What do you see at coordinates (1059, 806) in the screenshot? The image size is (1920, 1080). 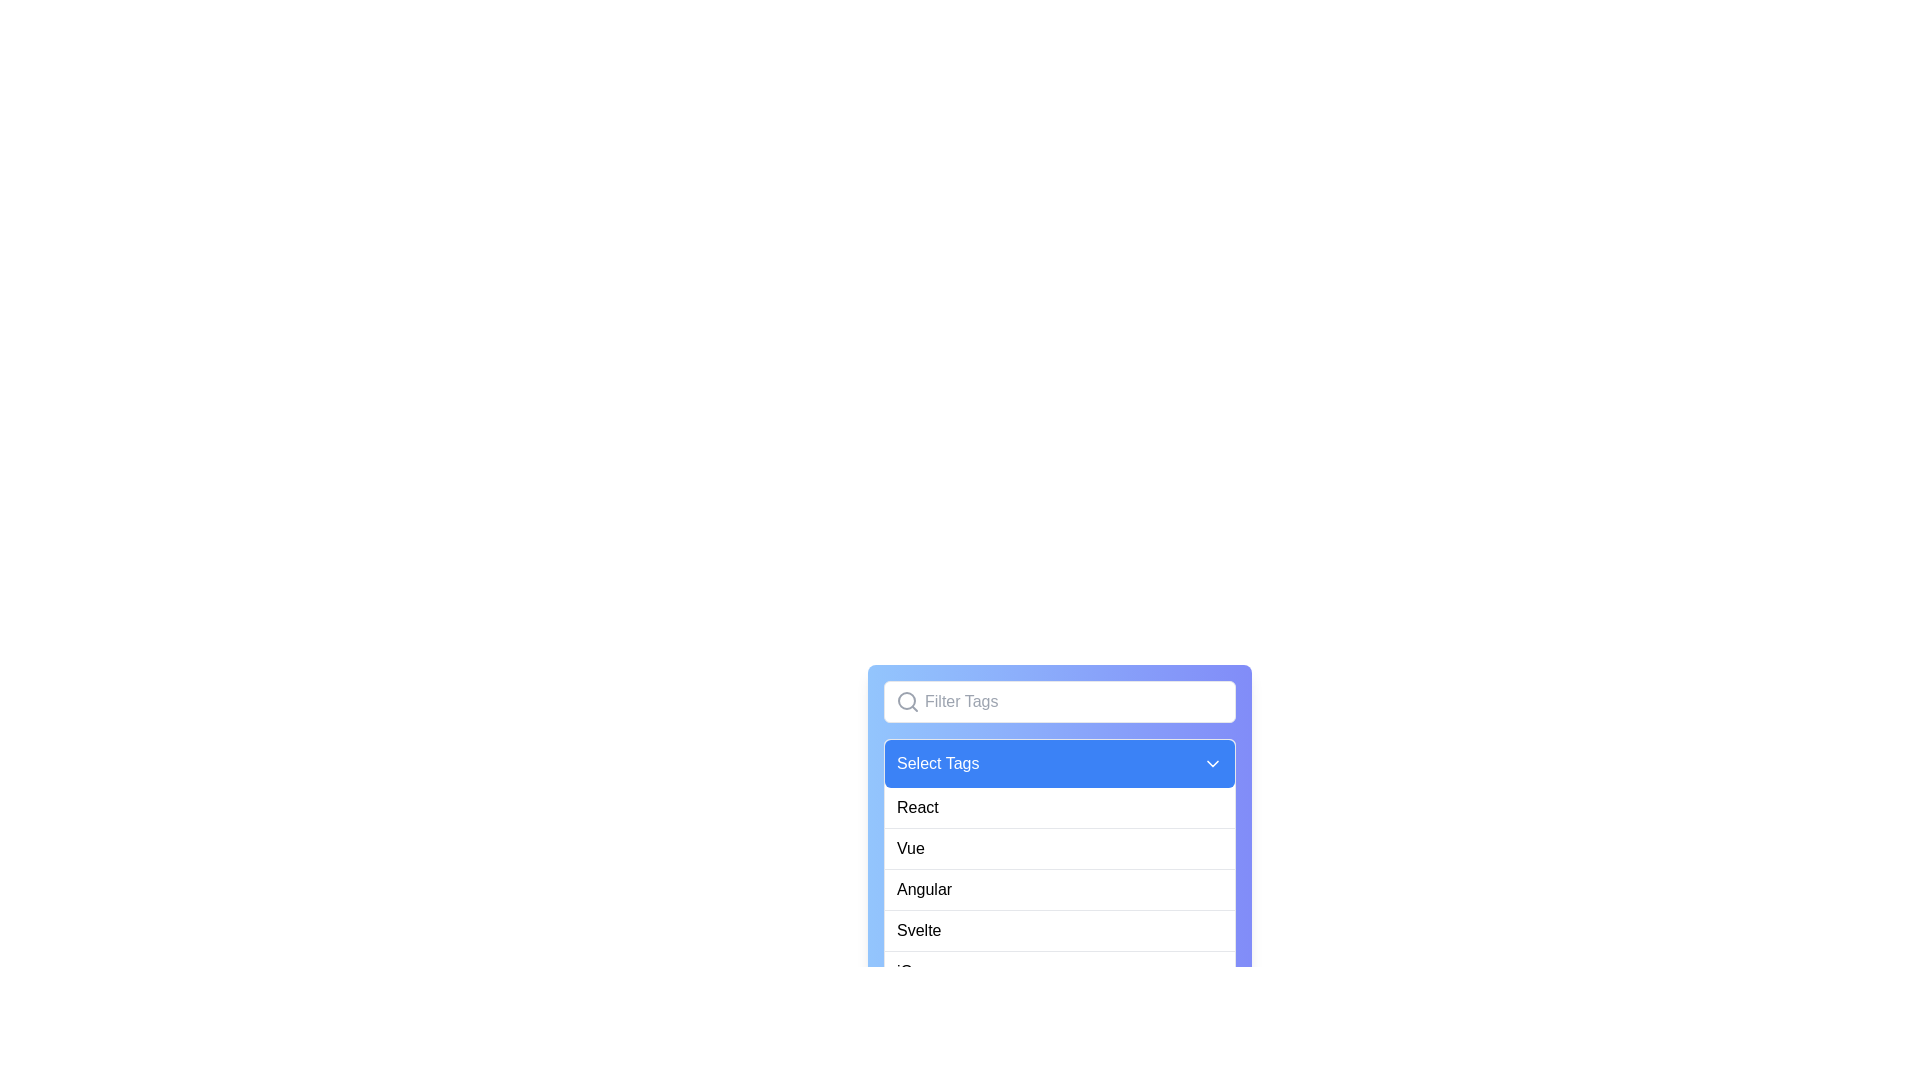 I see `the first option in the dropdown menu labeled 'Select Tags'` at bounding box center [1059, 806].